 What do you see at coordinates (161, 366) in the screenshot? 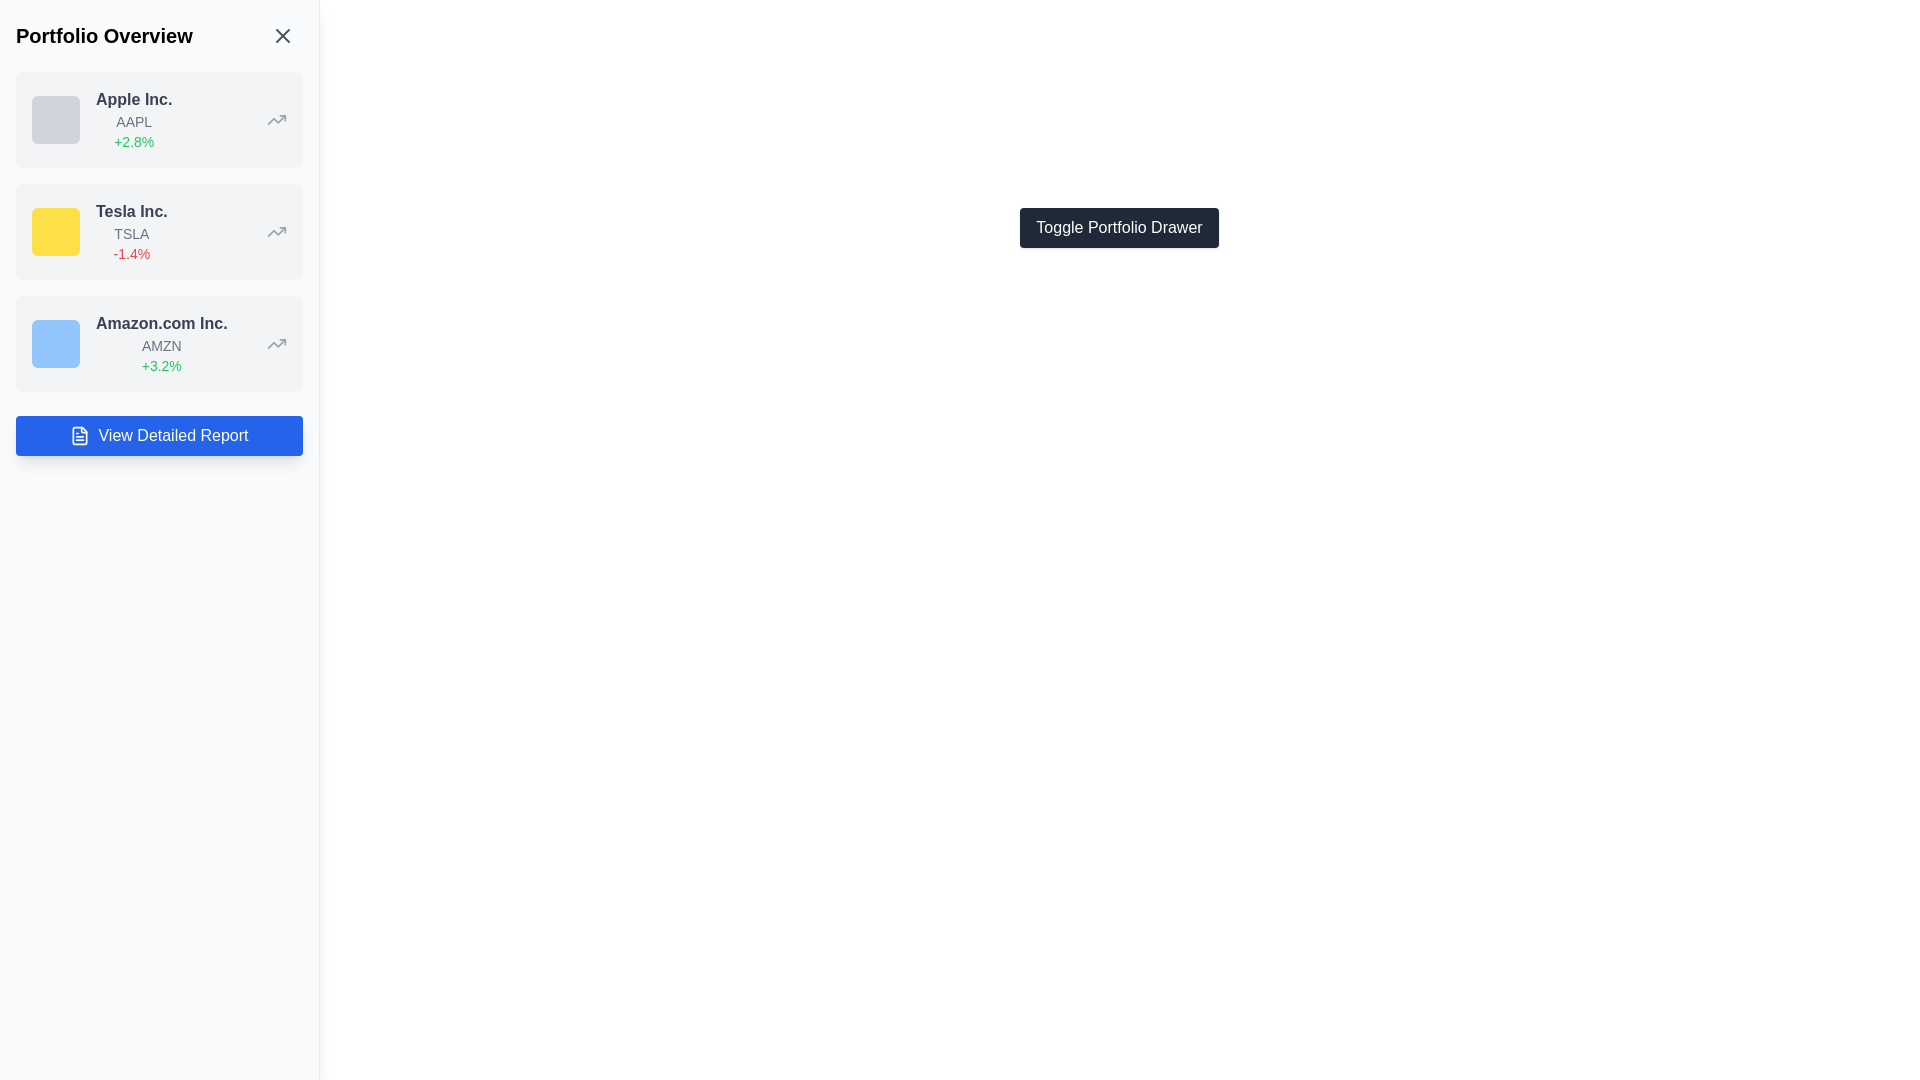
I see `text label indicating the percentage change in Amazon's stock value, located in the third tile below 'Amazon.com Inc.' and 'AMZN'` at bounding box center [161, 366].